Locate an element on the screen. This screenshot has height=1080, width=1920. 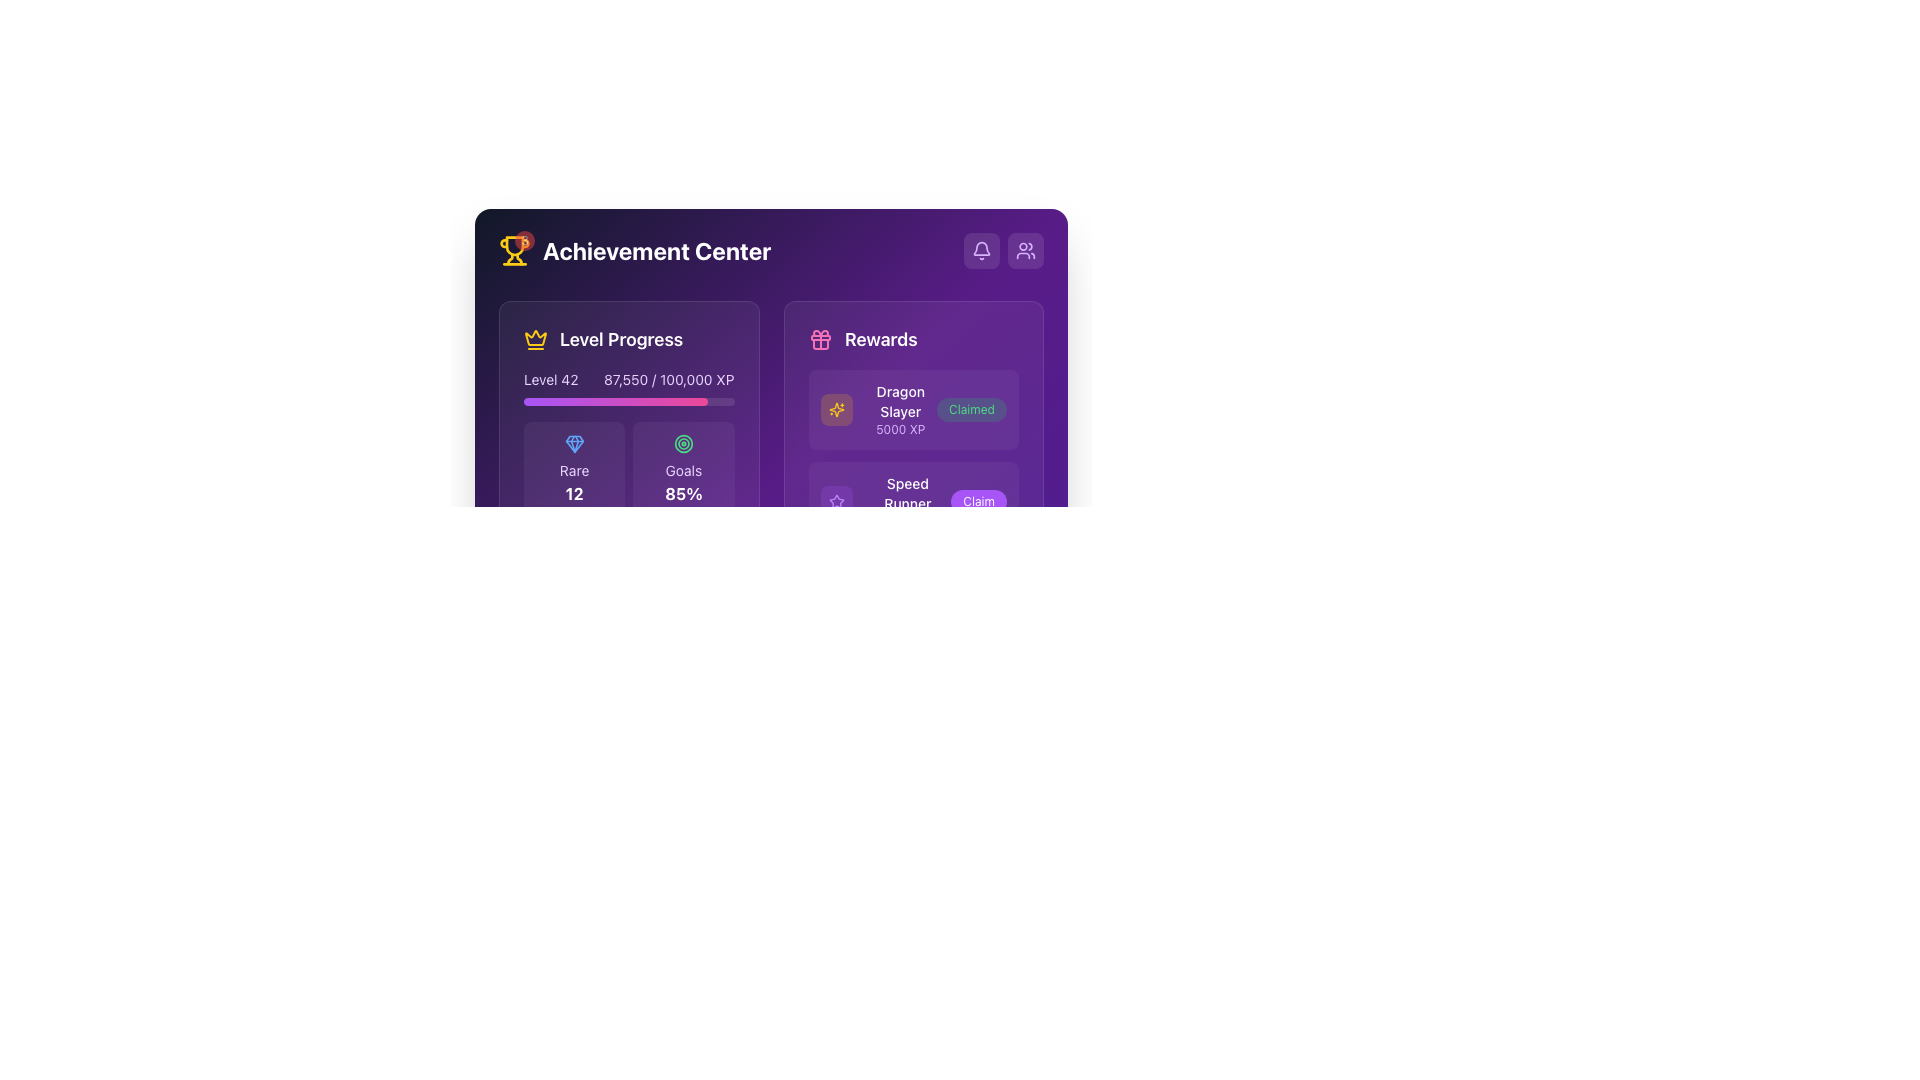
the 'Dragon Slayer' reward description label located in the 'Rewards' section of the interface, which provides information about a reward that grants '5000 XP' is located at coordinates (899, 408).